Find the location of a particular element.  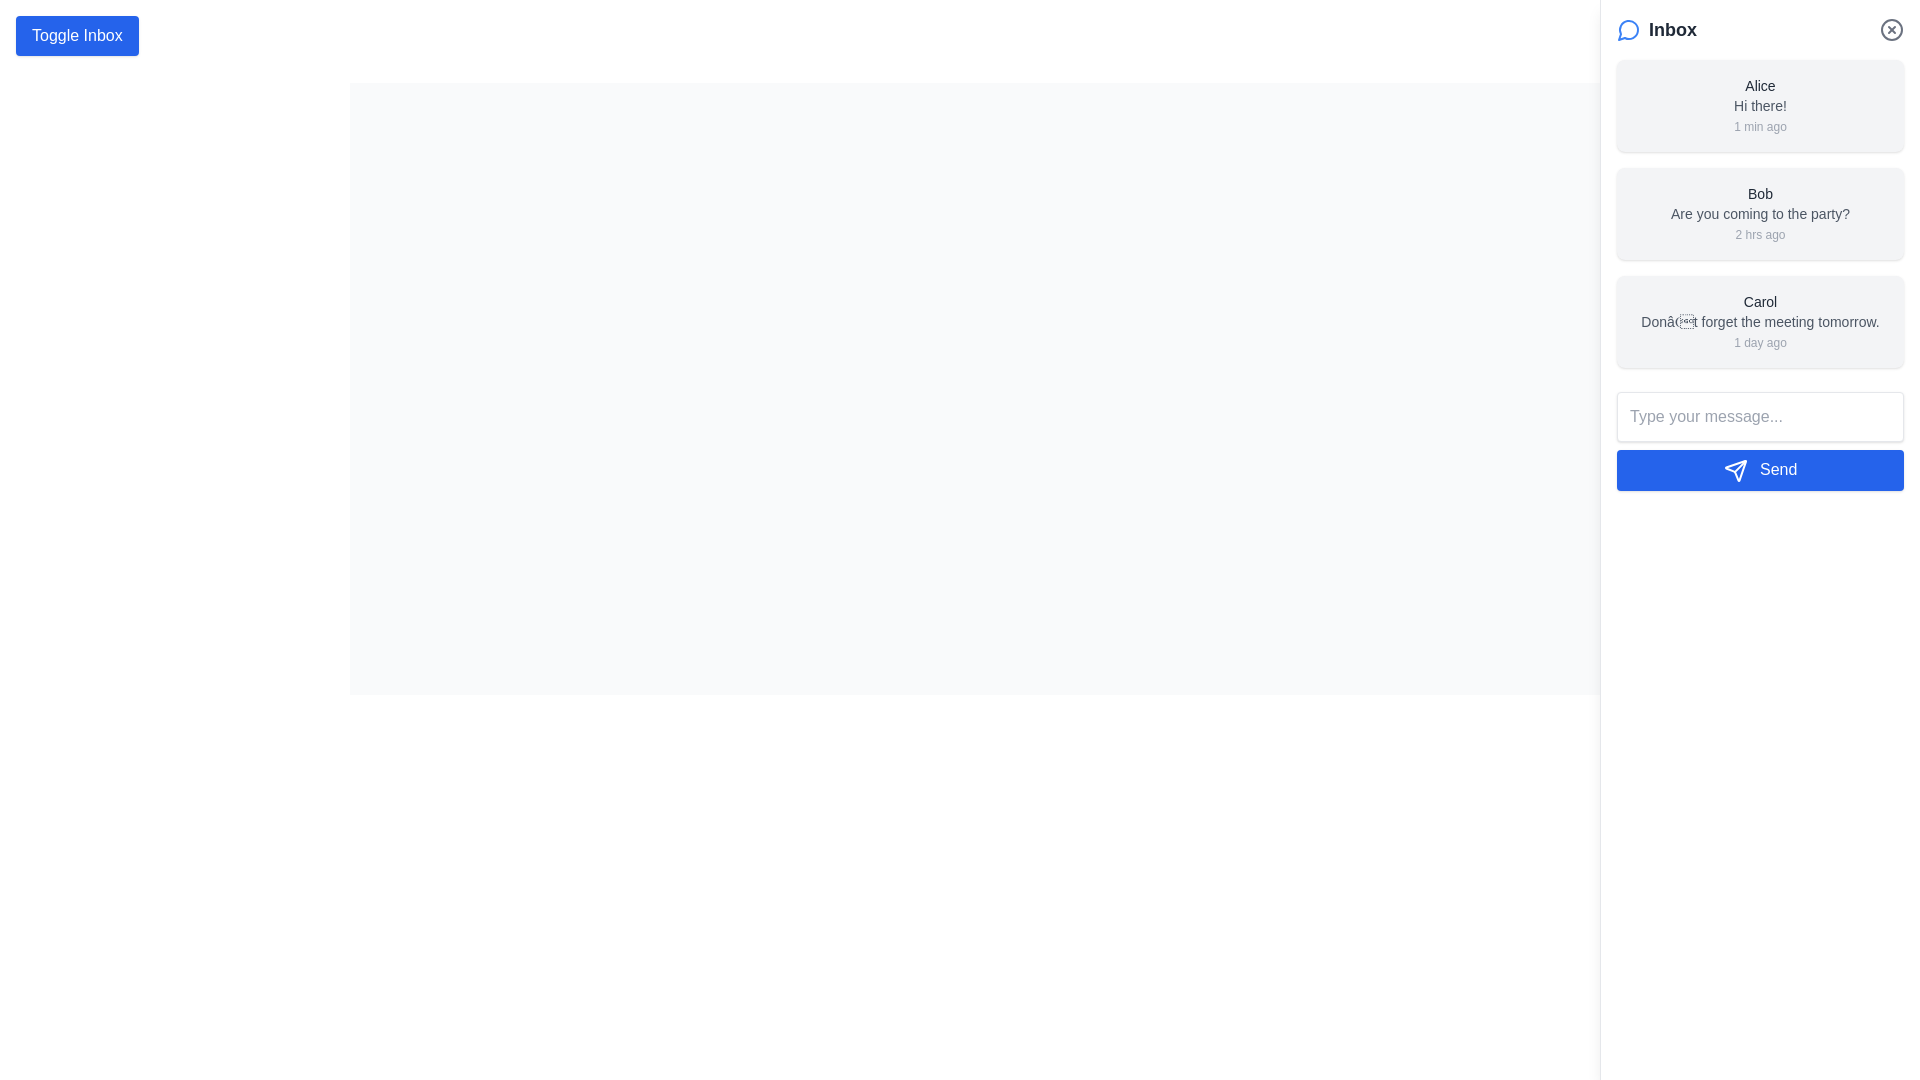

the third chat message entry from 'Carol' with a light gray background is located at coordinates (1760, 320).